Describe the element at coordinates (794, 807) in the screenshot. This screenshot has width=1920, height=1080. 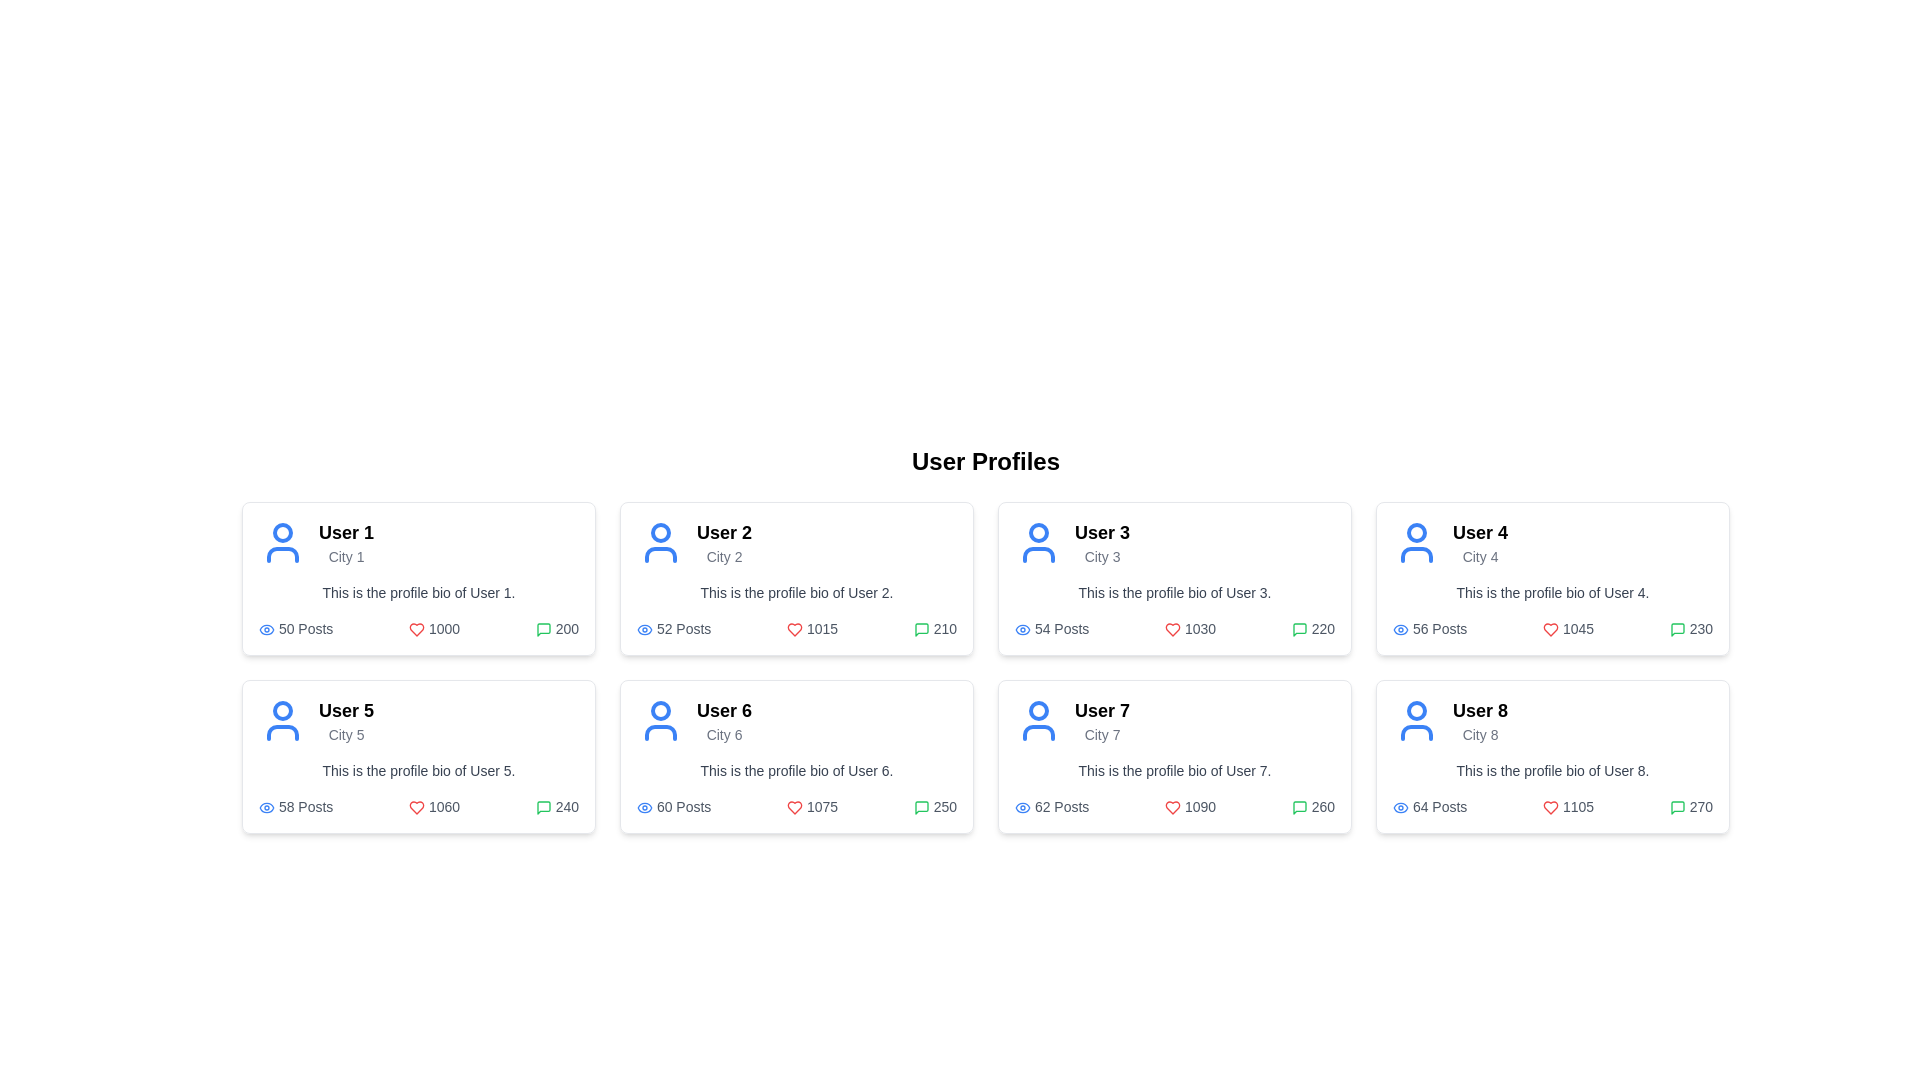
I see `the displayed count associated with the heart-shaped icon in the card labeled 'User 6, City 6', which is the second element in a sequence of interaction indicators` at that location.